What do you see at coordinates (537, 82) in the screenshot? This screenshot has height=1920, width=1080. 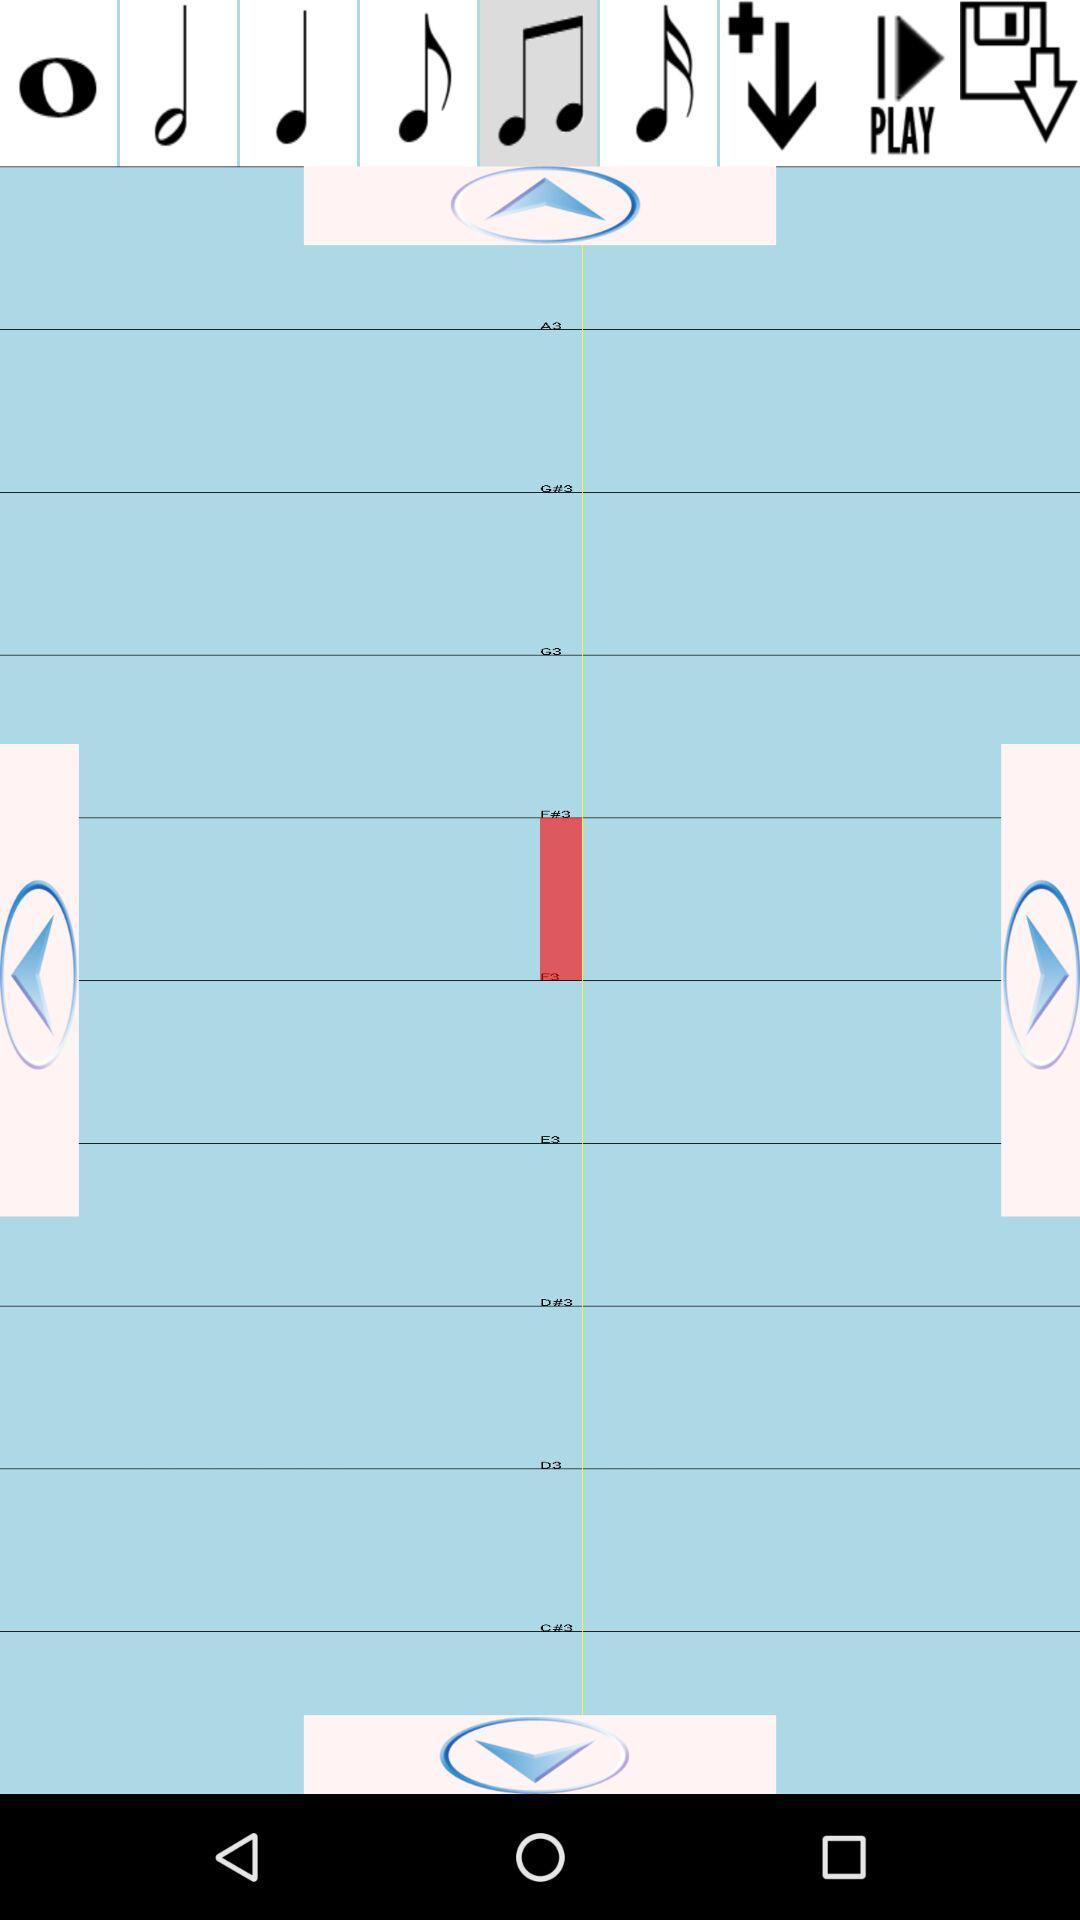 I see `the music rhythm` at bounding box center [537, 82].